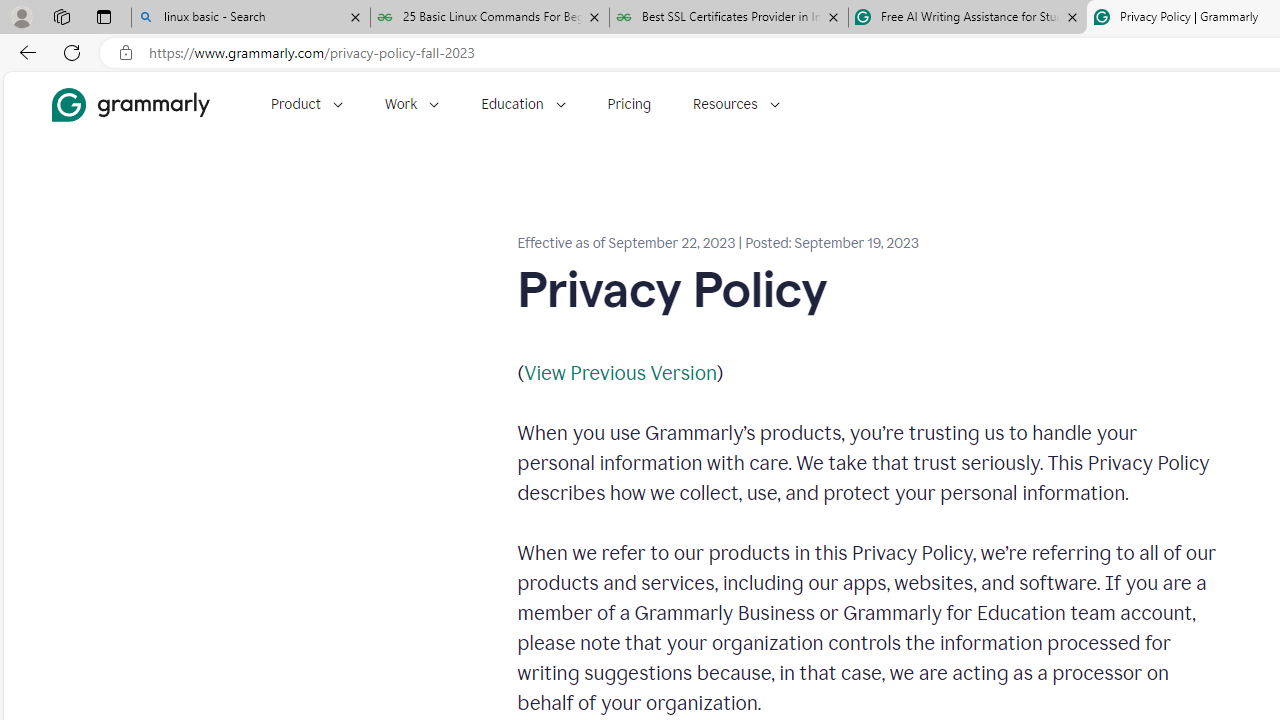  Describe the element at coordinates (523, 104) in the screenshot. I see `'Education'` at that location.